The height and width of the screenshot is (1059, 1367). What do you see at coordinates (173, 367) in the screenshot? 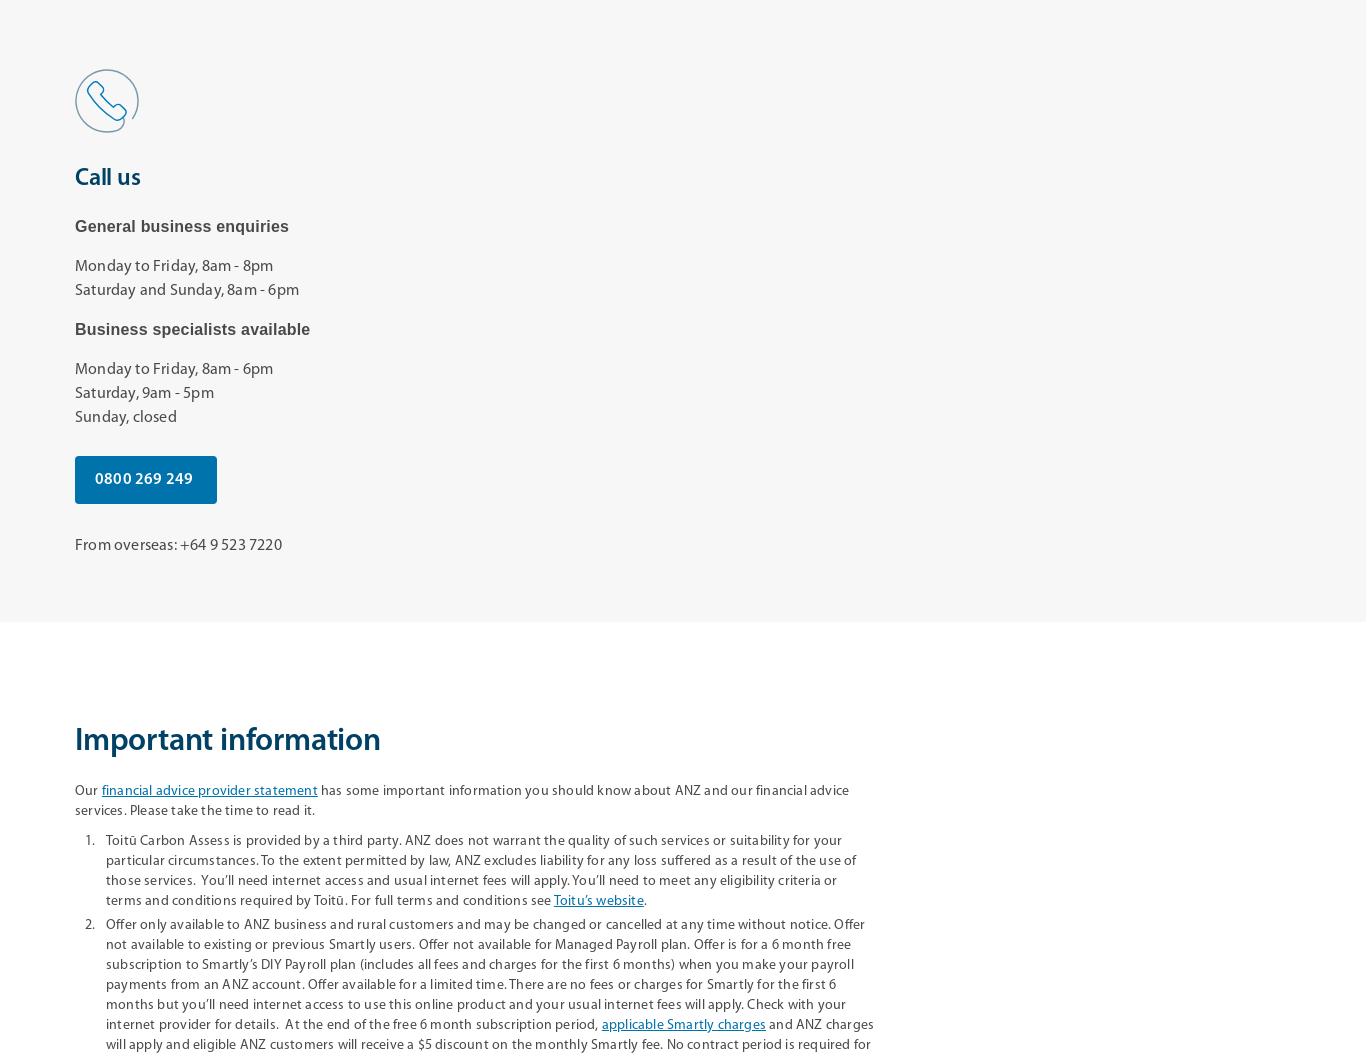
I see `'Monday to Friday, 8am - 6pm'` at bounding box center [173, 367].